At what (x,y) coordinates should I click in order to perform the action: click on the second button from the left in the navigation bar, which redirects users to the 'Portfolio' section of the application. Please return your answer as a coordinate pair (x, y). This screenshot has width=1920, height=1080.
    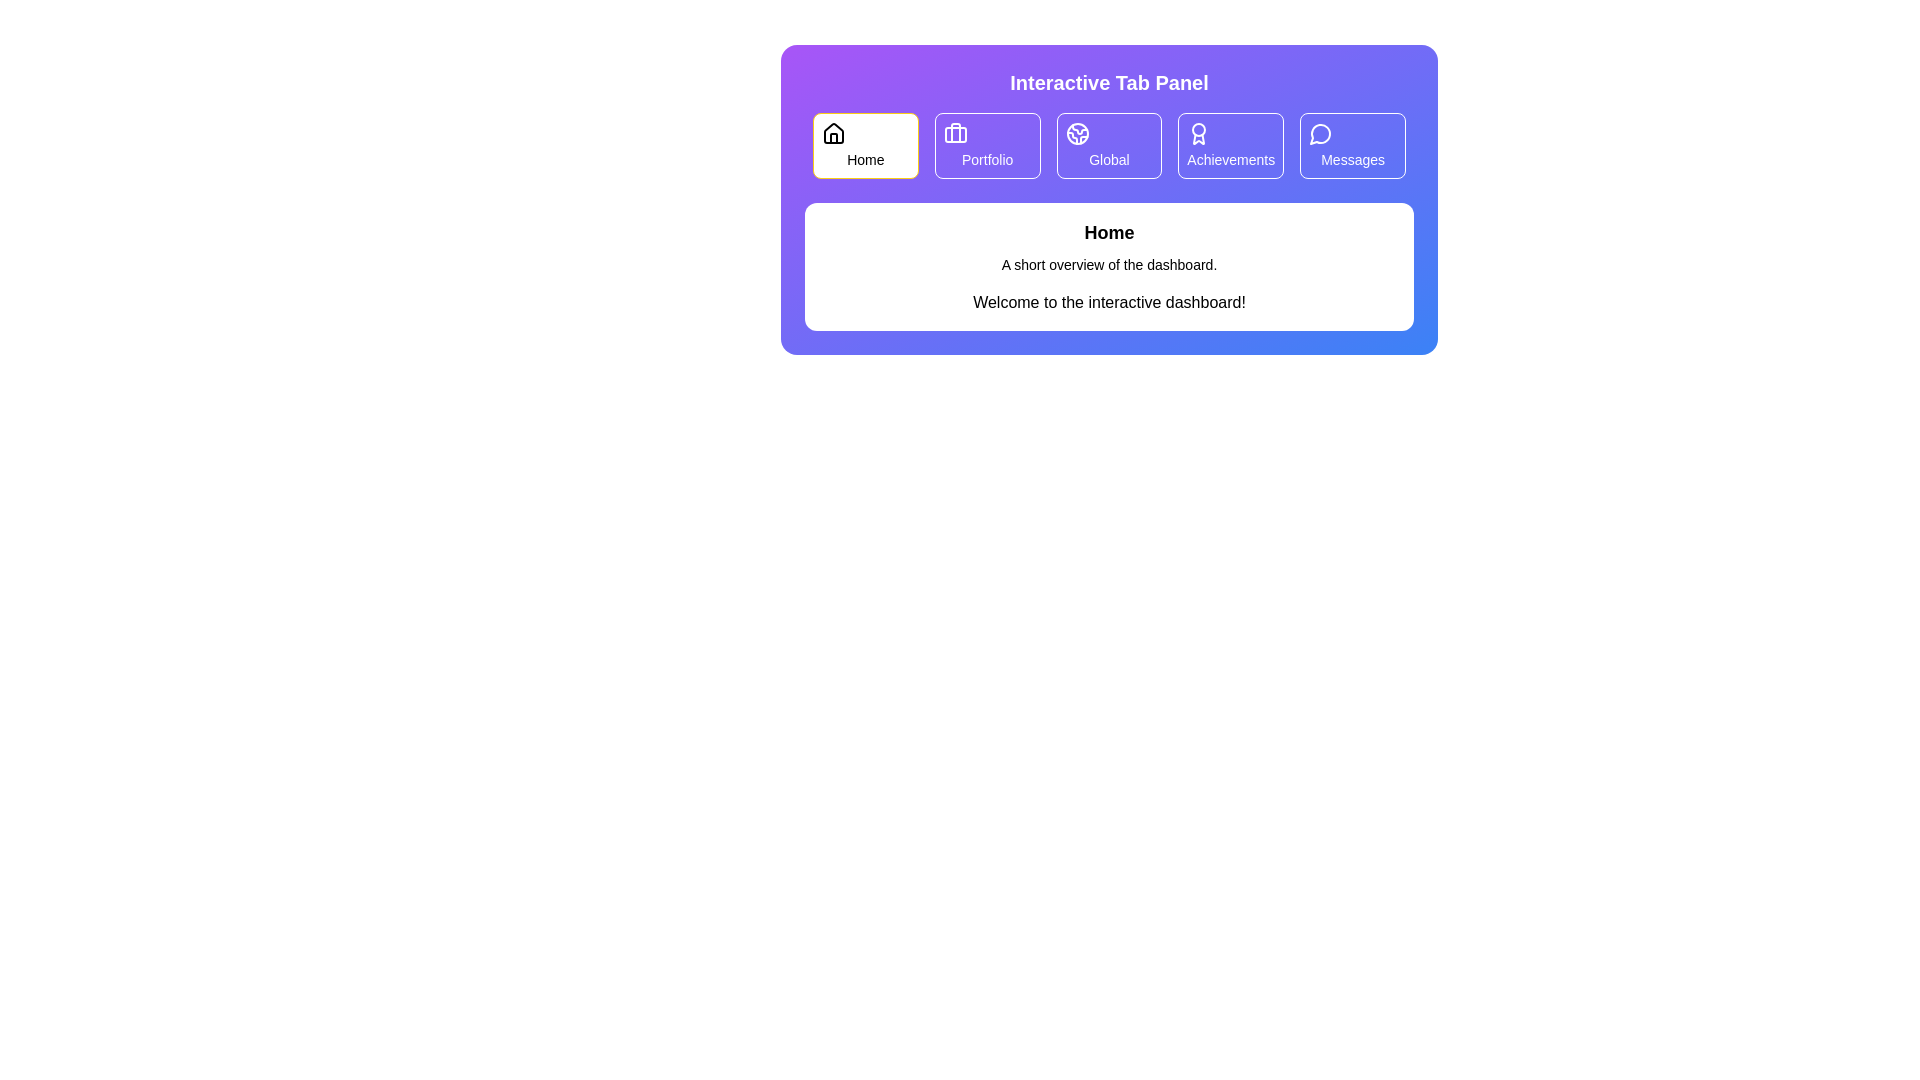
    Looking at the image, I should click on (987, 145).